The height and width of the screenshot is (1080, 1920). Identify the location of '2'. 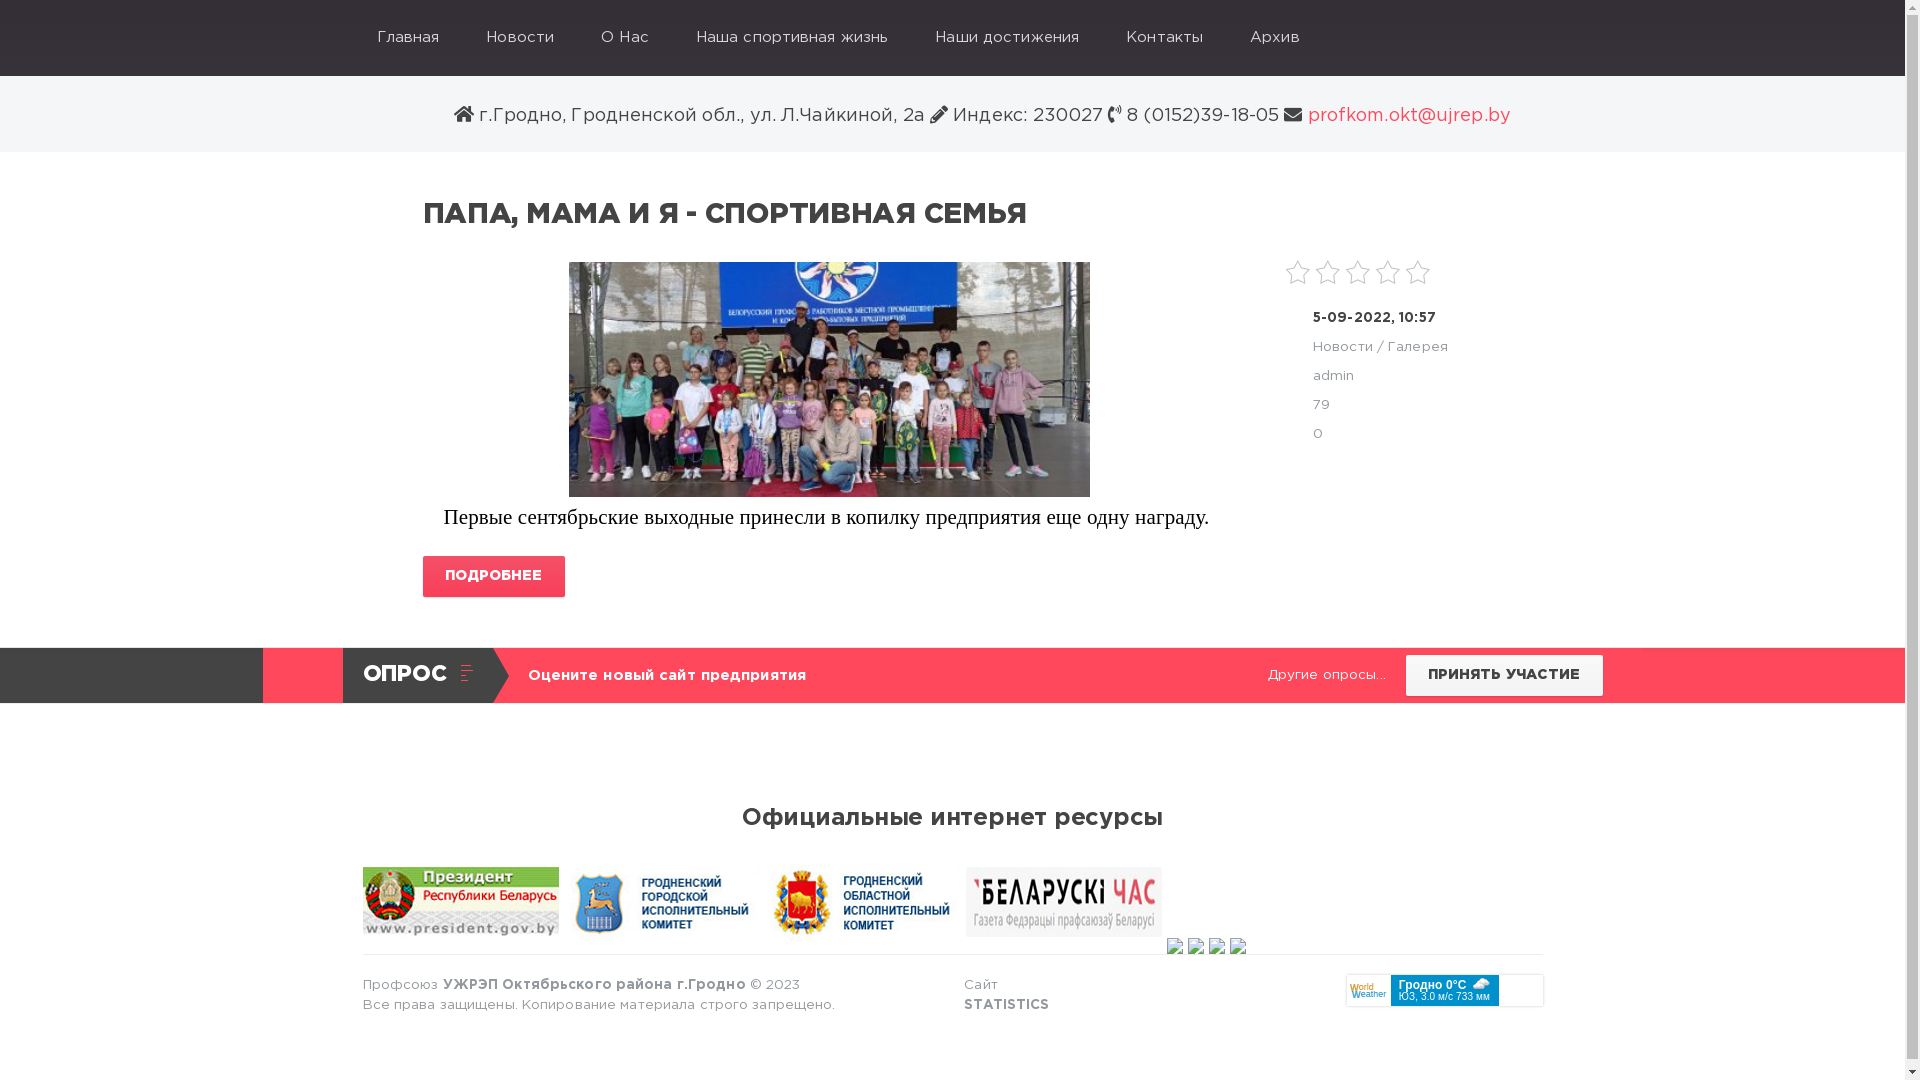
(1328, 272).